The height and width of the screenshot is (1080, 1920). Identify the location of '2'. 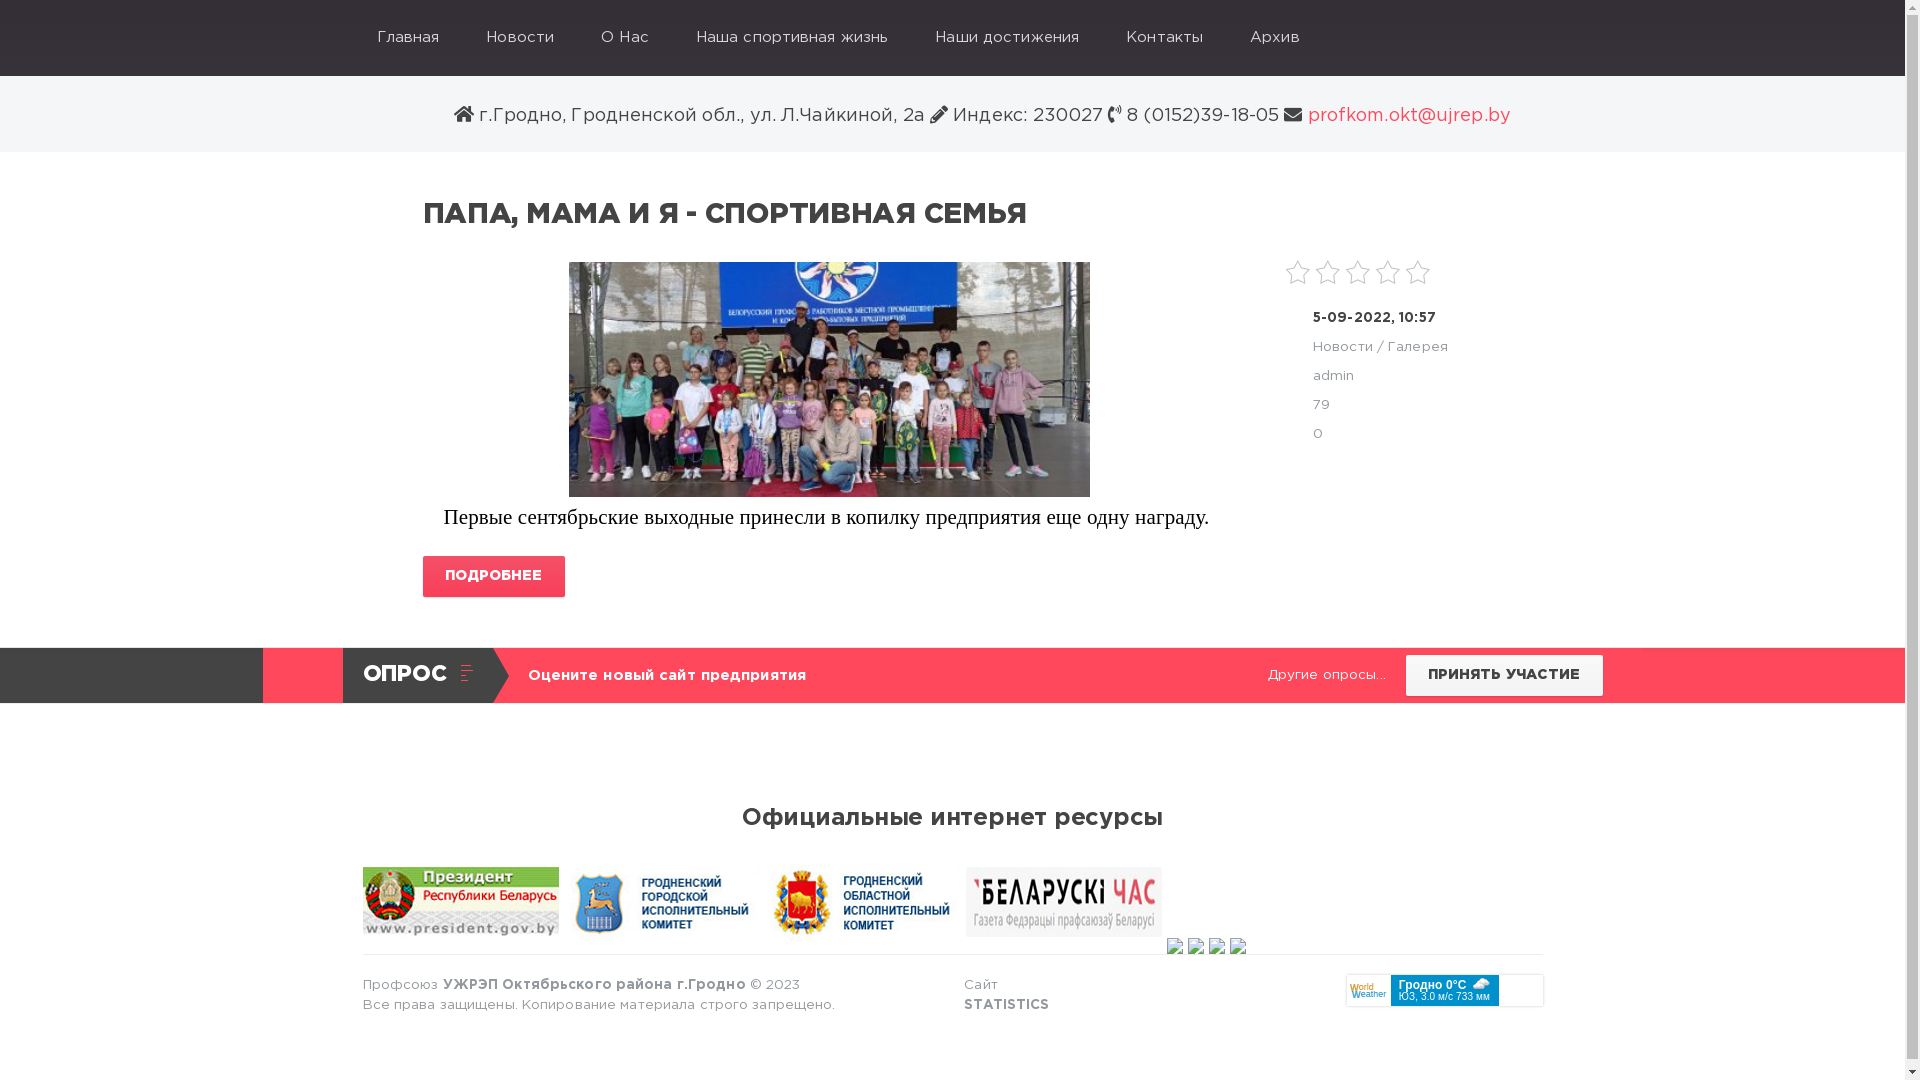
(1328, 272).